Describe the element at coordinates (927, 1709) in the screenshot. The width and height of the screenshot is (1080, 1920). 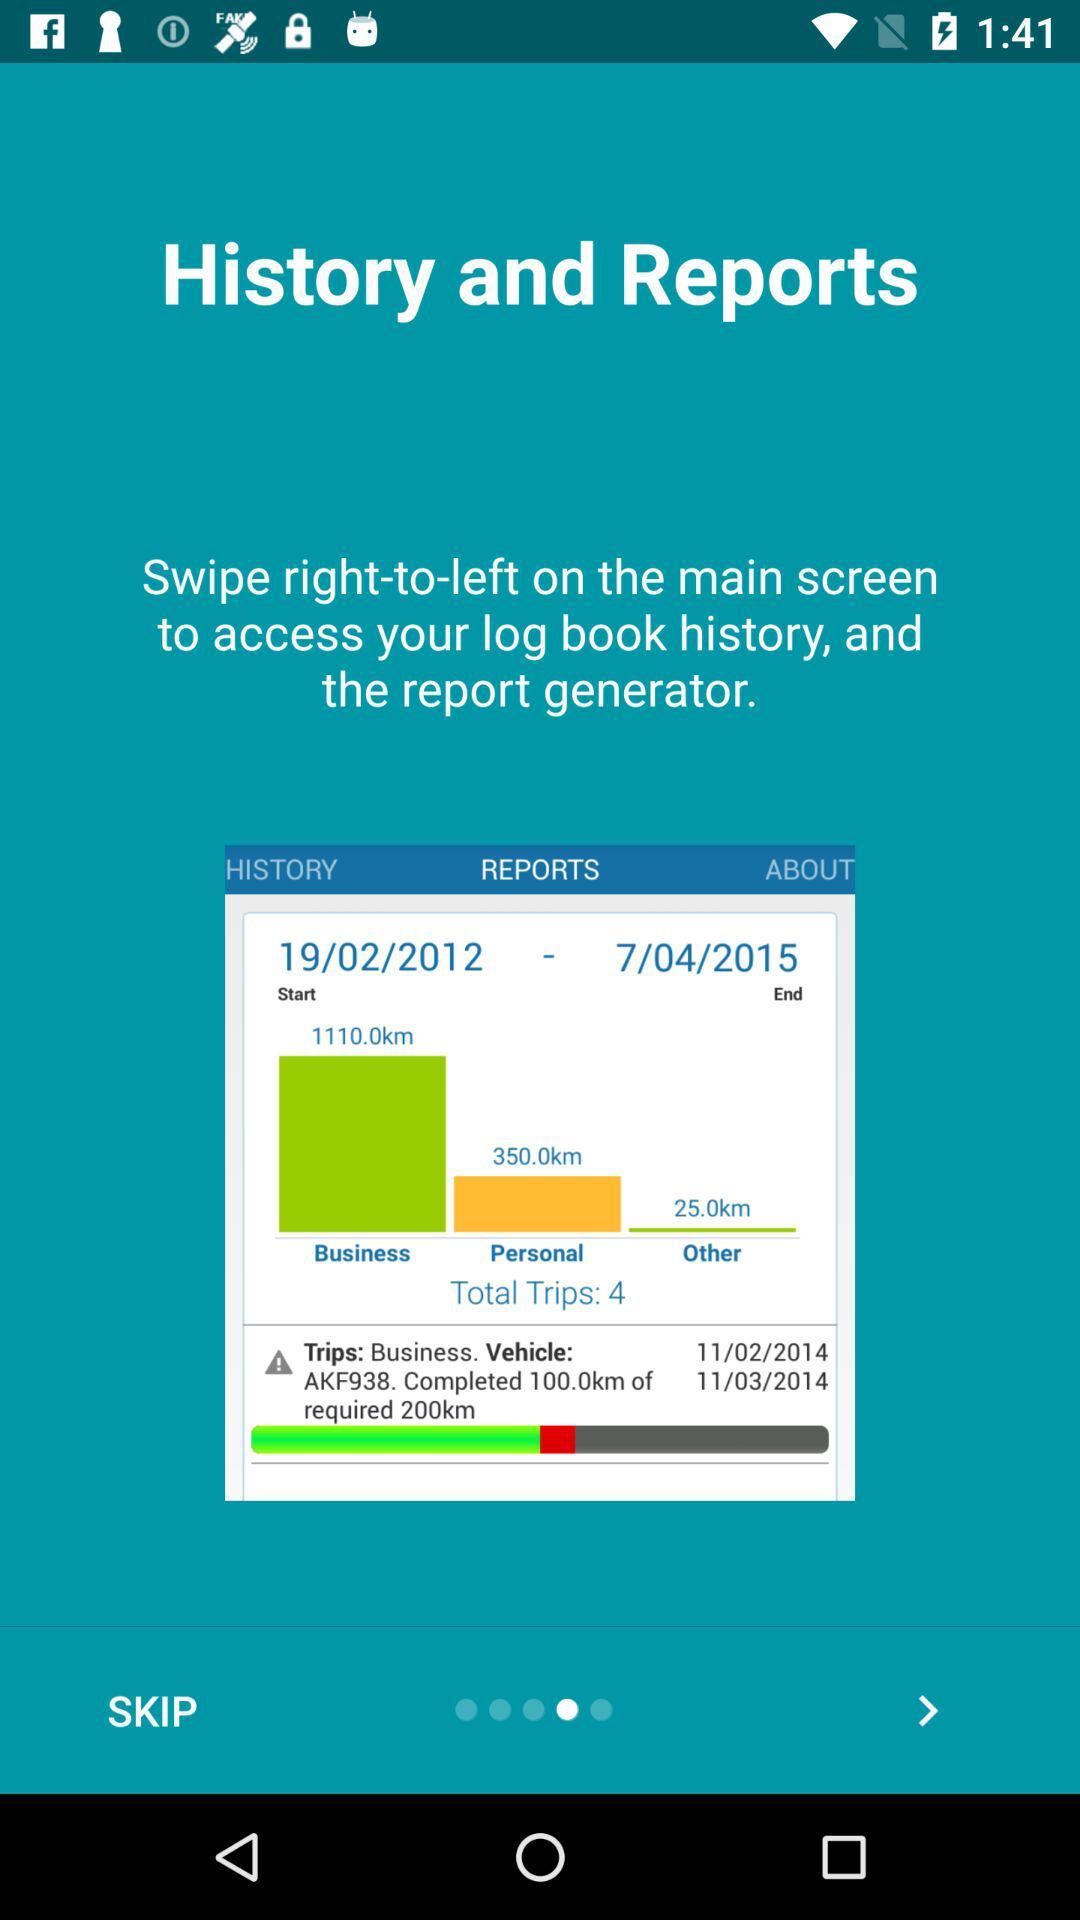
I see `the arrow_forward icon` at that location.